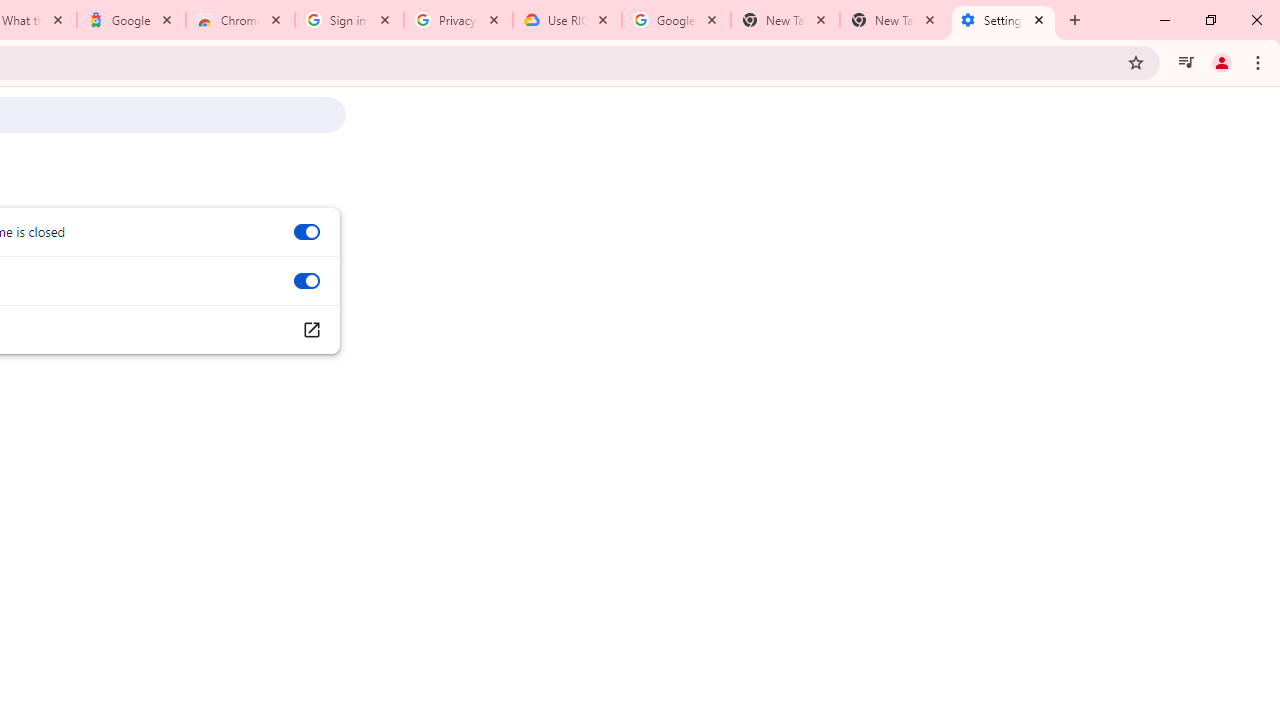  What do you see at coordinates (310, 329) in the screenshot?
I see `'Open your computer'` at bounding box center [310, 329].